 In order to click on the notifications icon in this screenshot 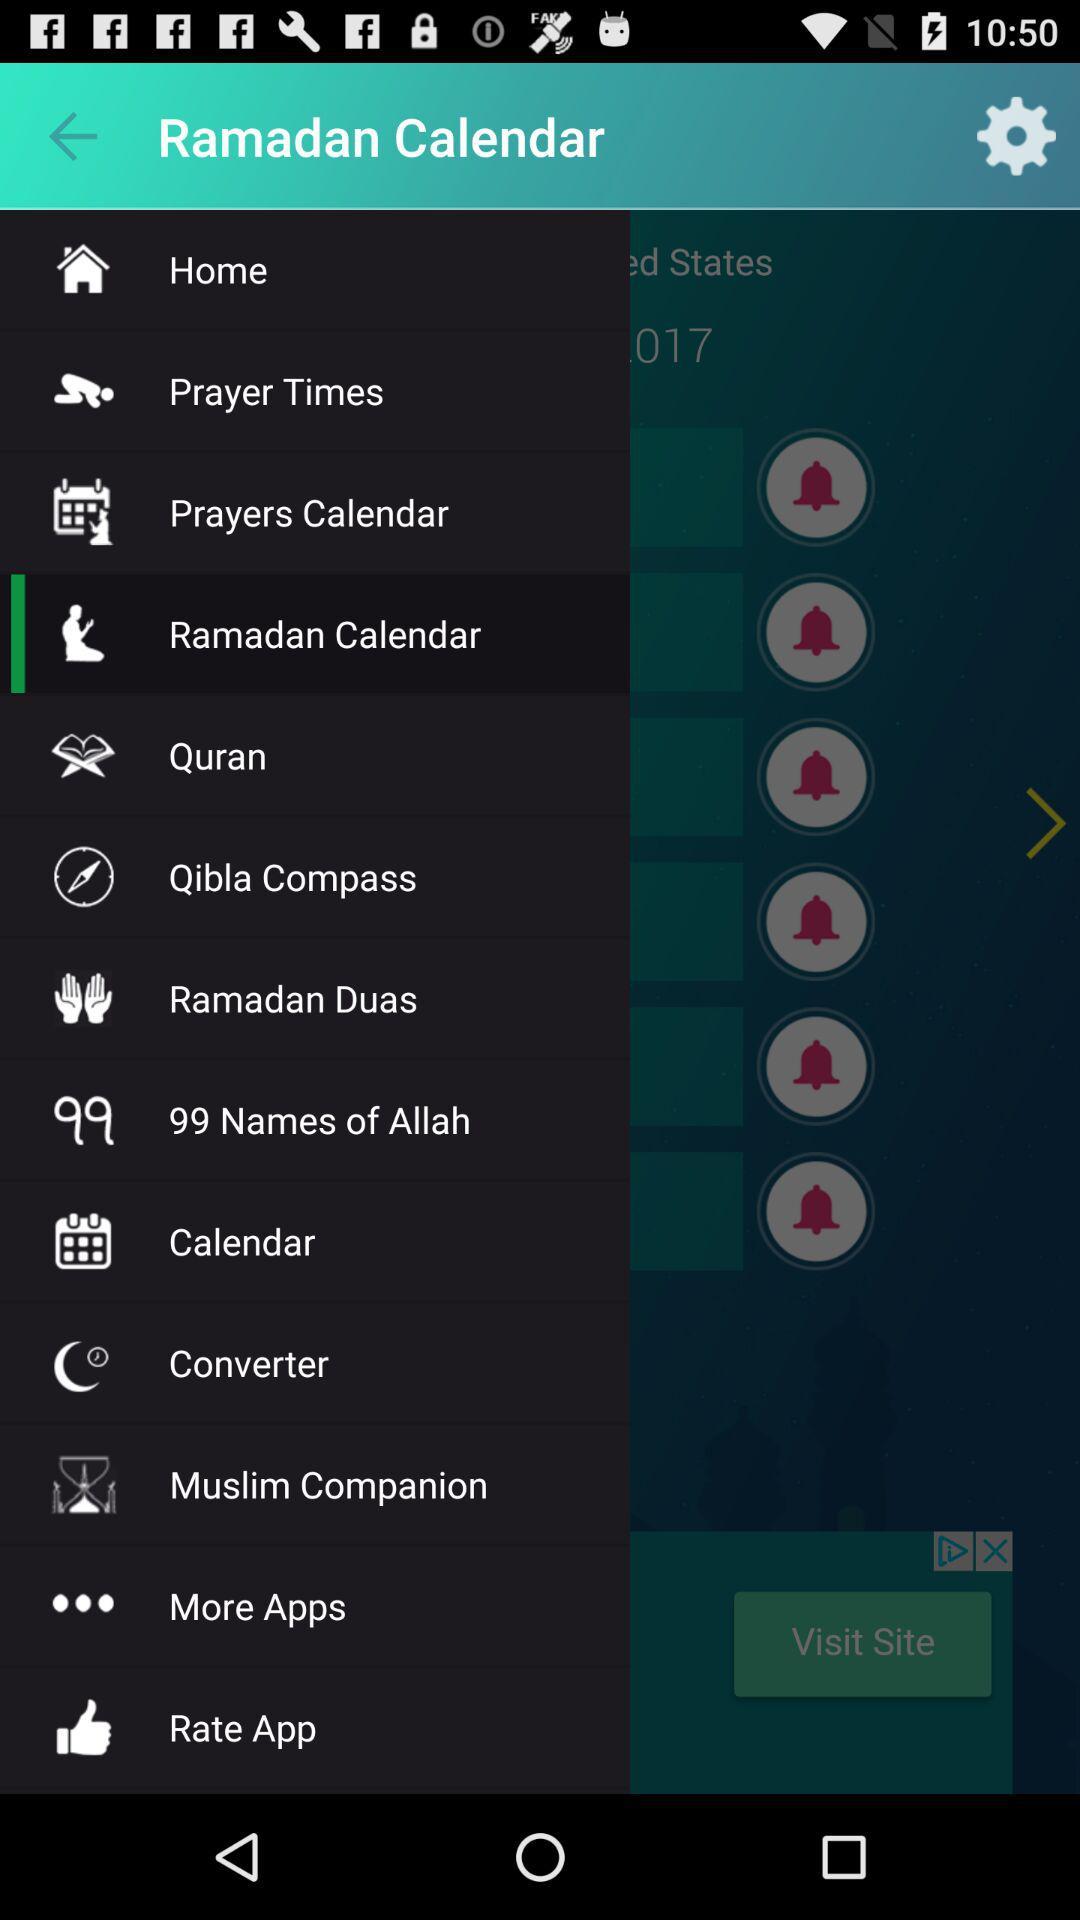, I will do `click(816, 1296)`.